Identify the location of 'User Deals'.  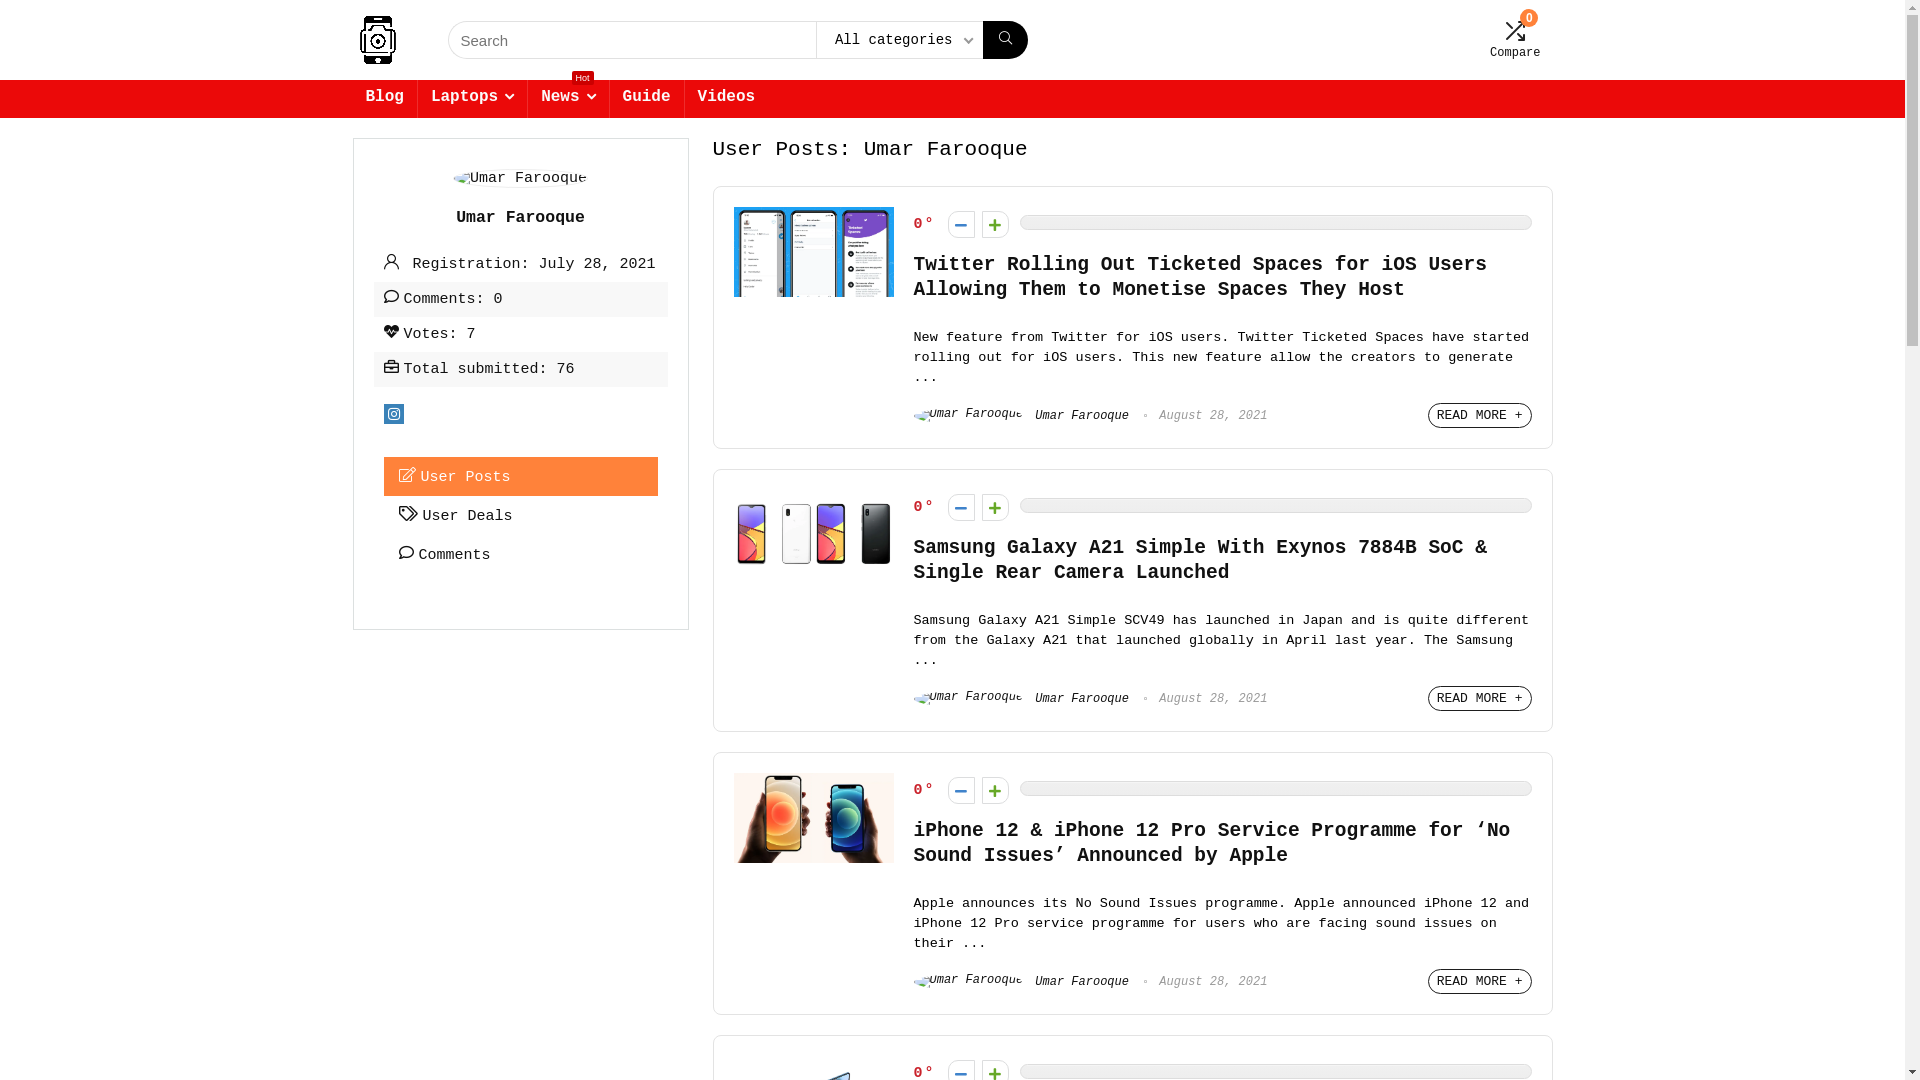
(521, 514).